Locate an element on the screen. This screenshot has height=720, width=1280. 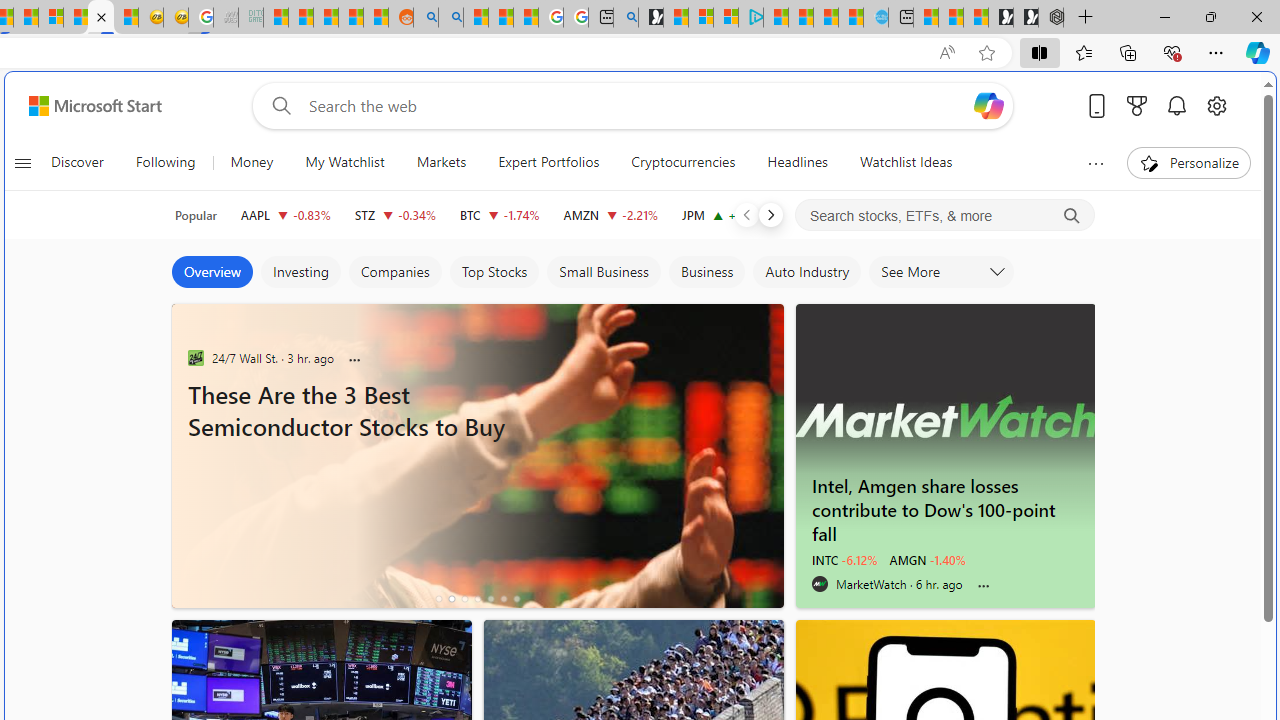
'AMGN -1.40%' is located at coordinates (927, 560).